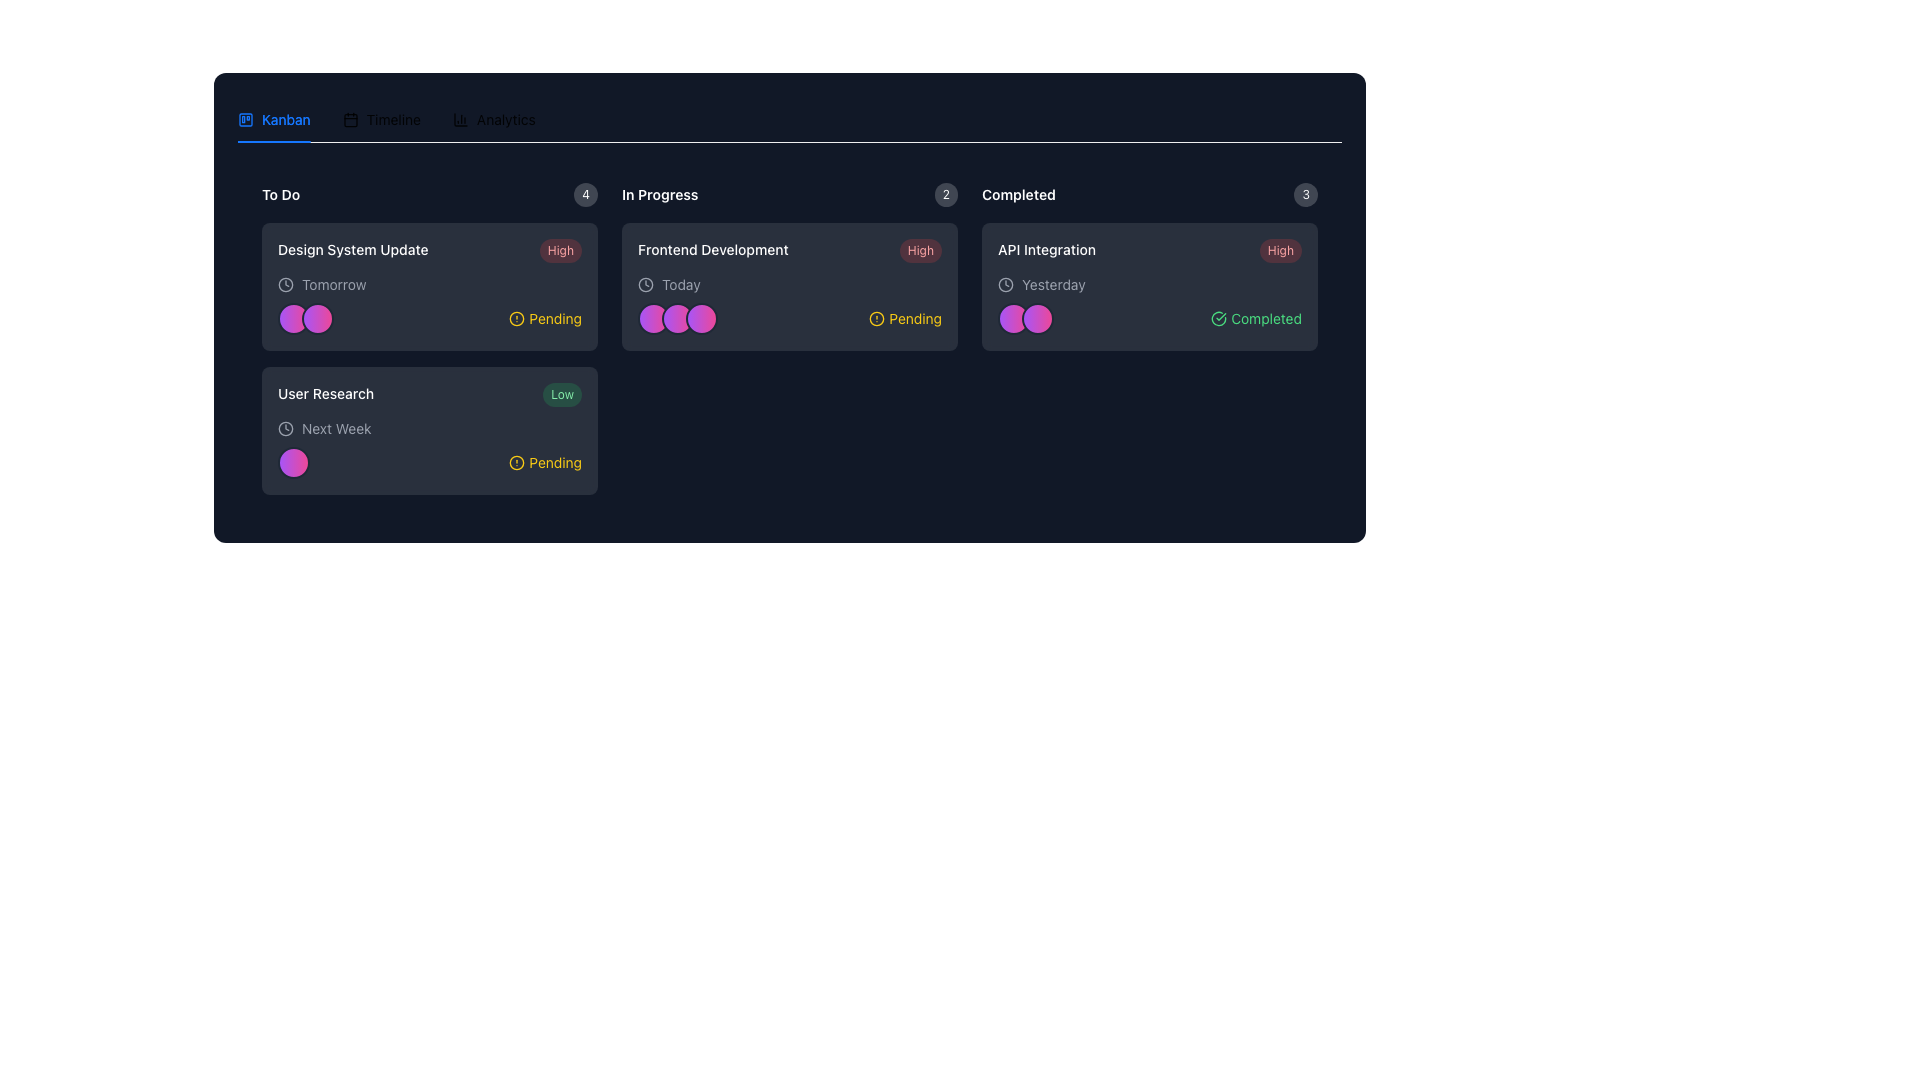 The image size is (1920, 1080). Describe the element at coordinates (517, 462) in the screenshot. I see `the circular shape inside the vector graphic icon that indicates status or alert, located in the 'To Do' column under the 'User Research' task` at that location.